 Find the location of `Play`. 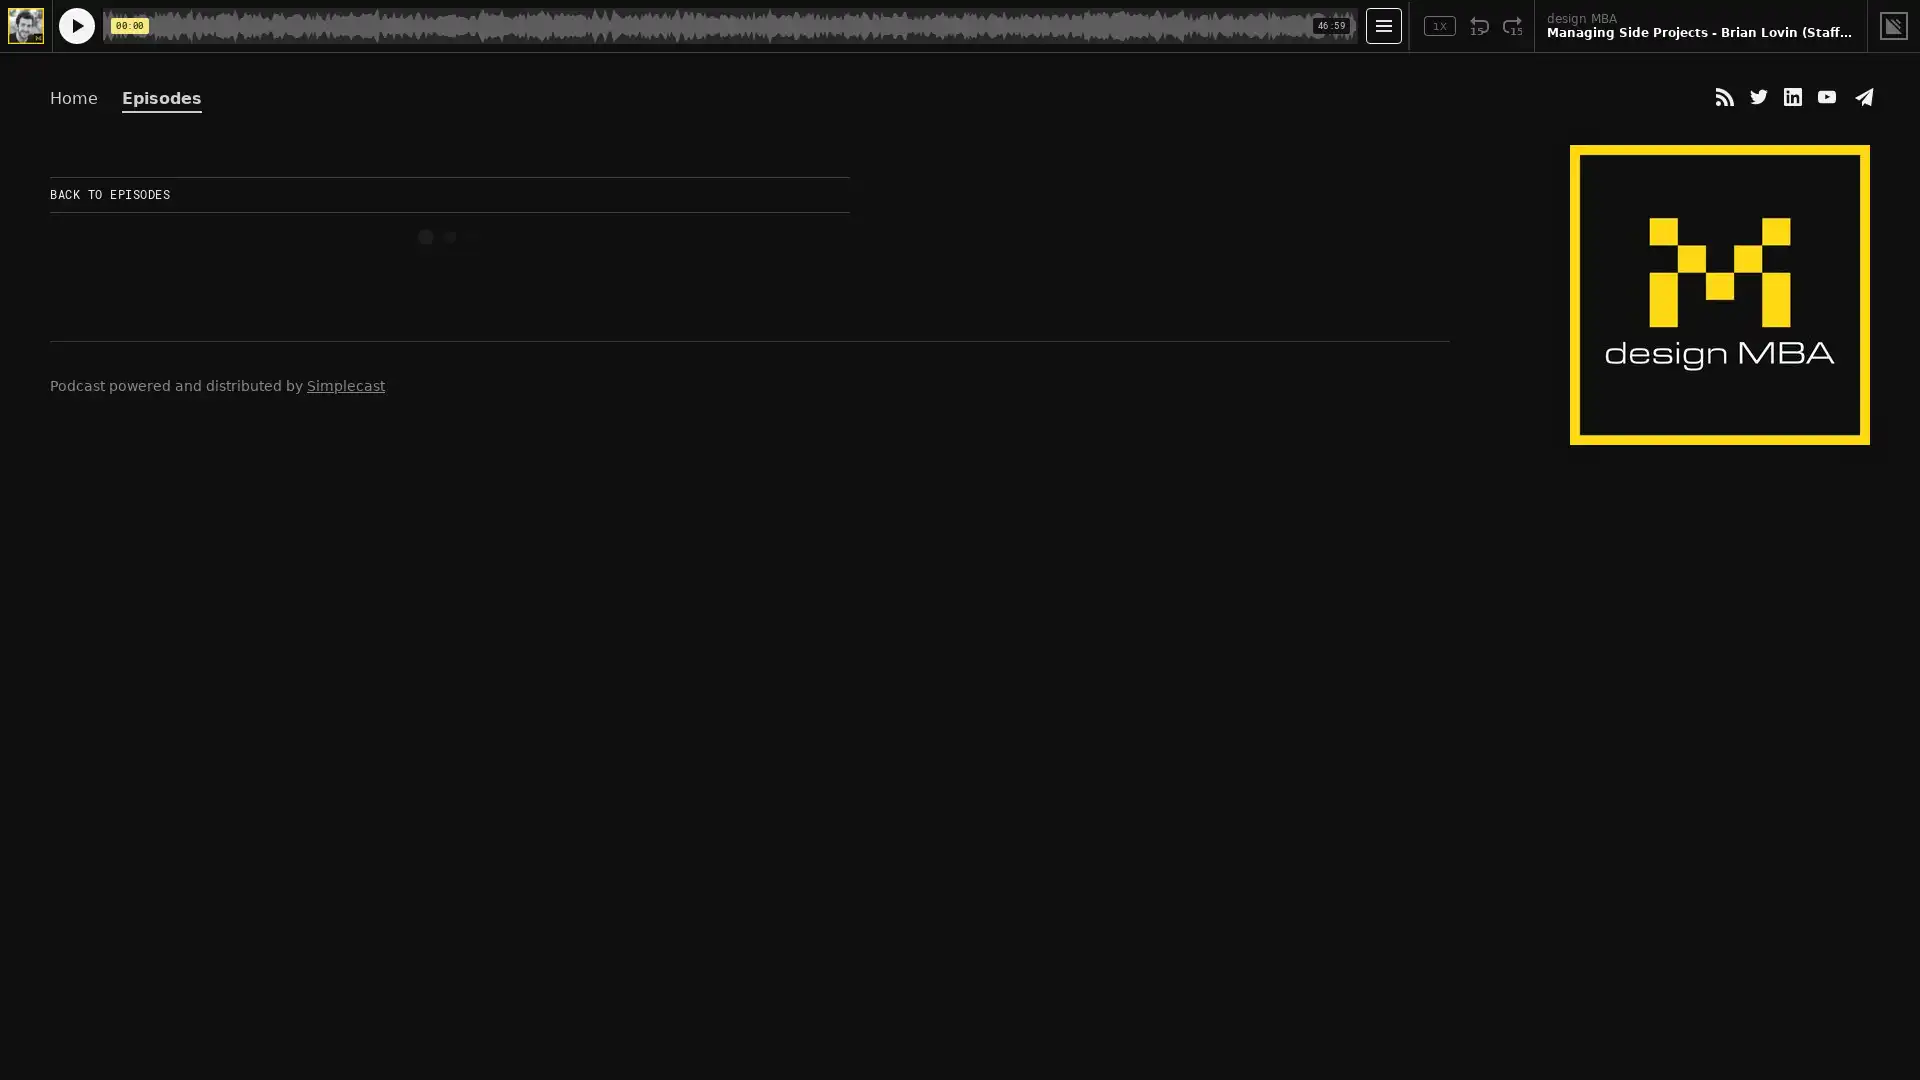

Play is located at coordinates (76, 26).